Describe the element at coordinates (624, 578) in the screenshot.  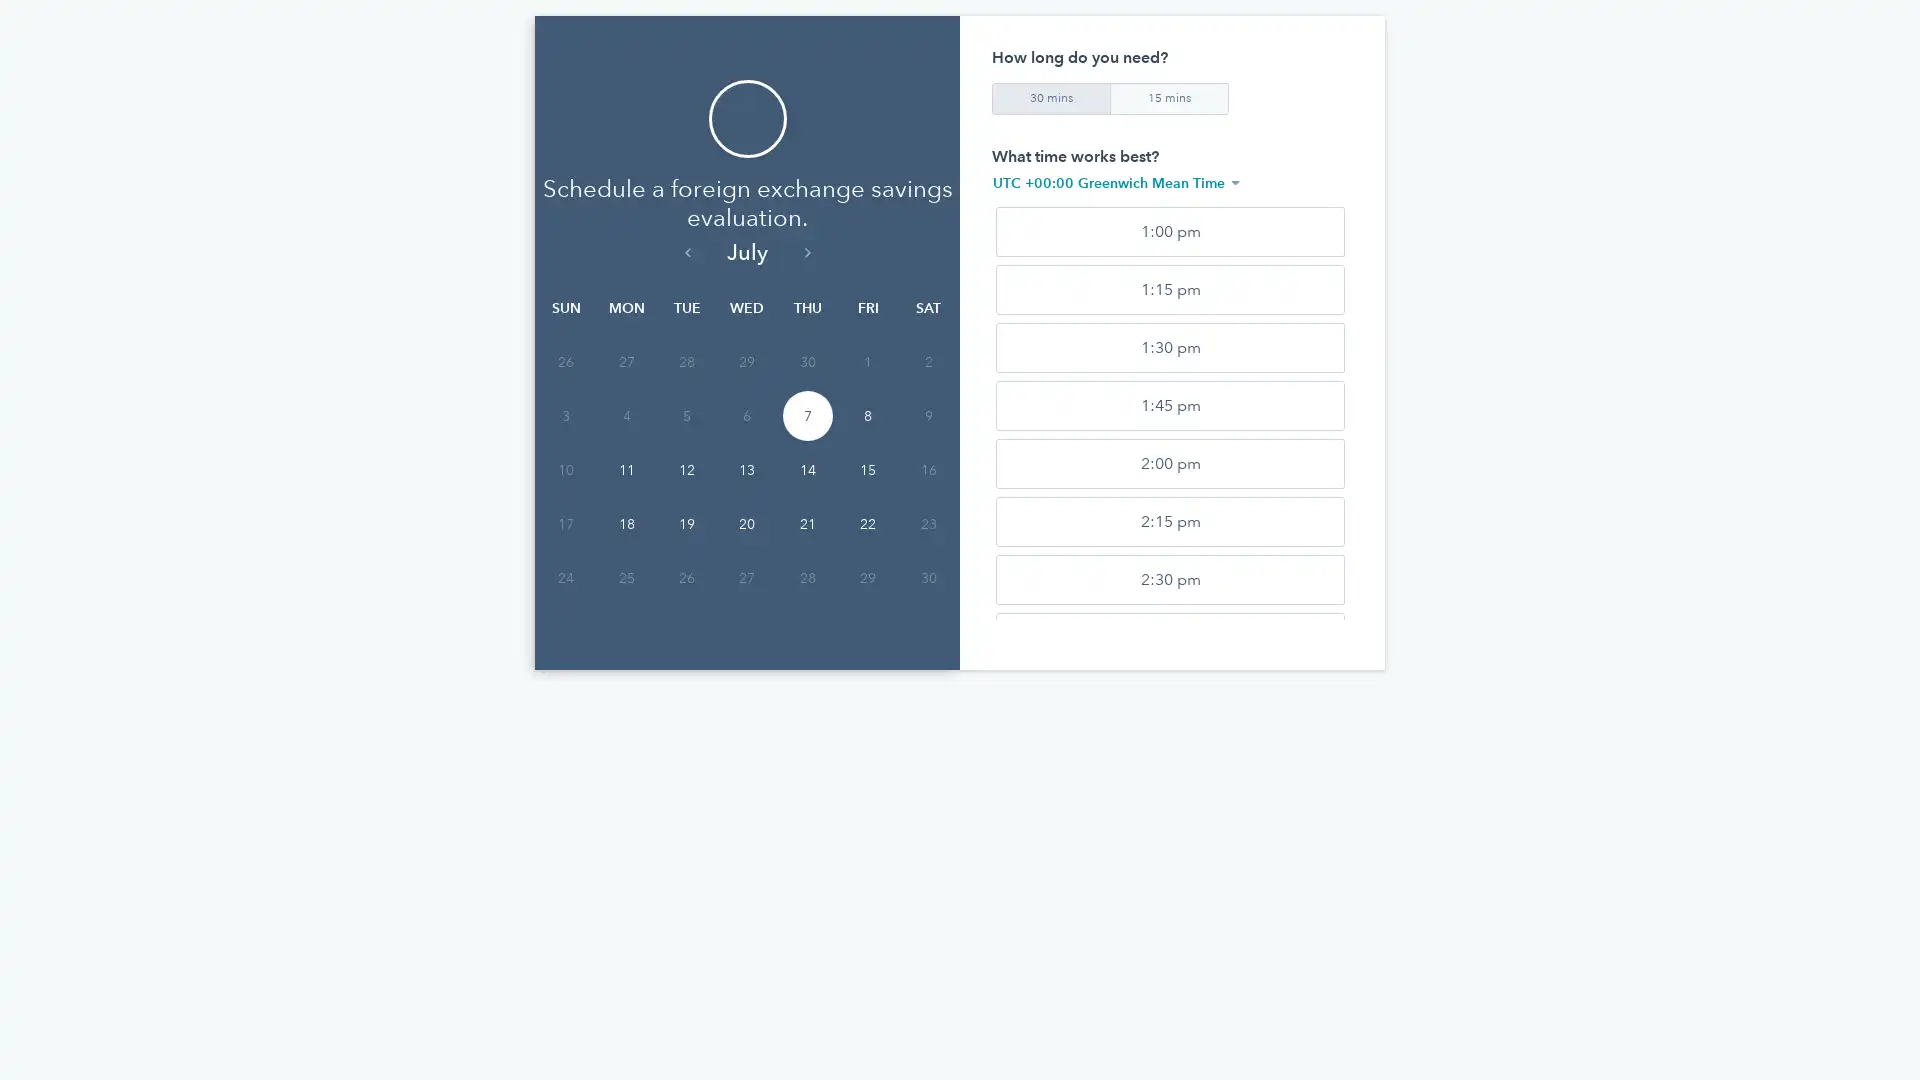
I see `July 25th` at that location.